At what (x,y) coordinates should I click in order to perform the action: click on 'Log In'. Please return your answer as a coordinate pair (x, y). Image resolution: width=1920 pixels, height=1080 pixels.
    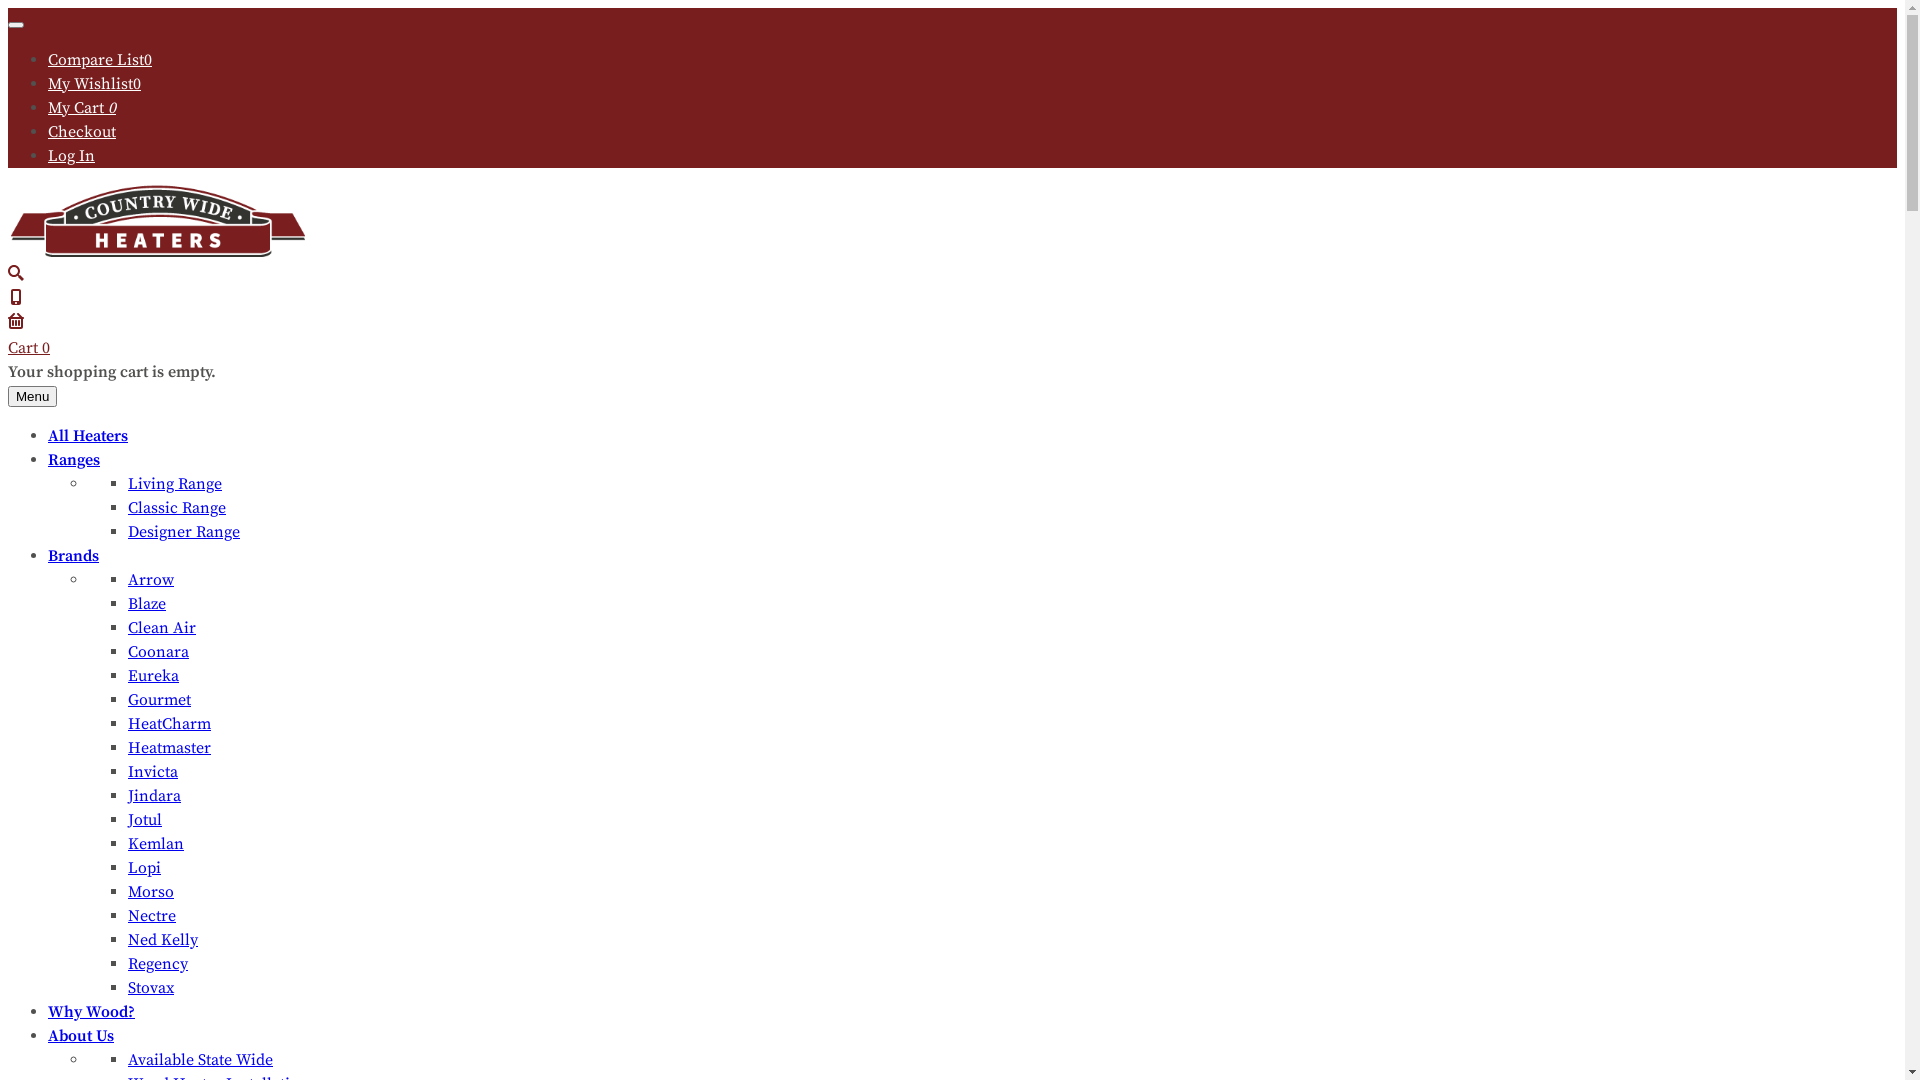
    Looking at the image, I should click on (48, 154).